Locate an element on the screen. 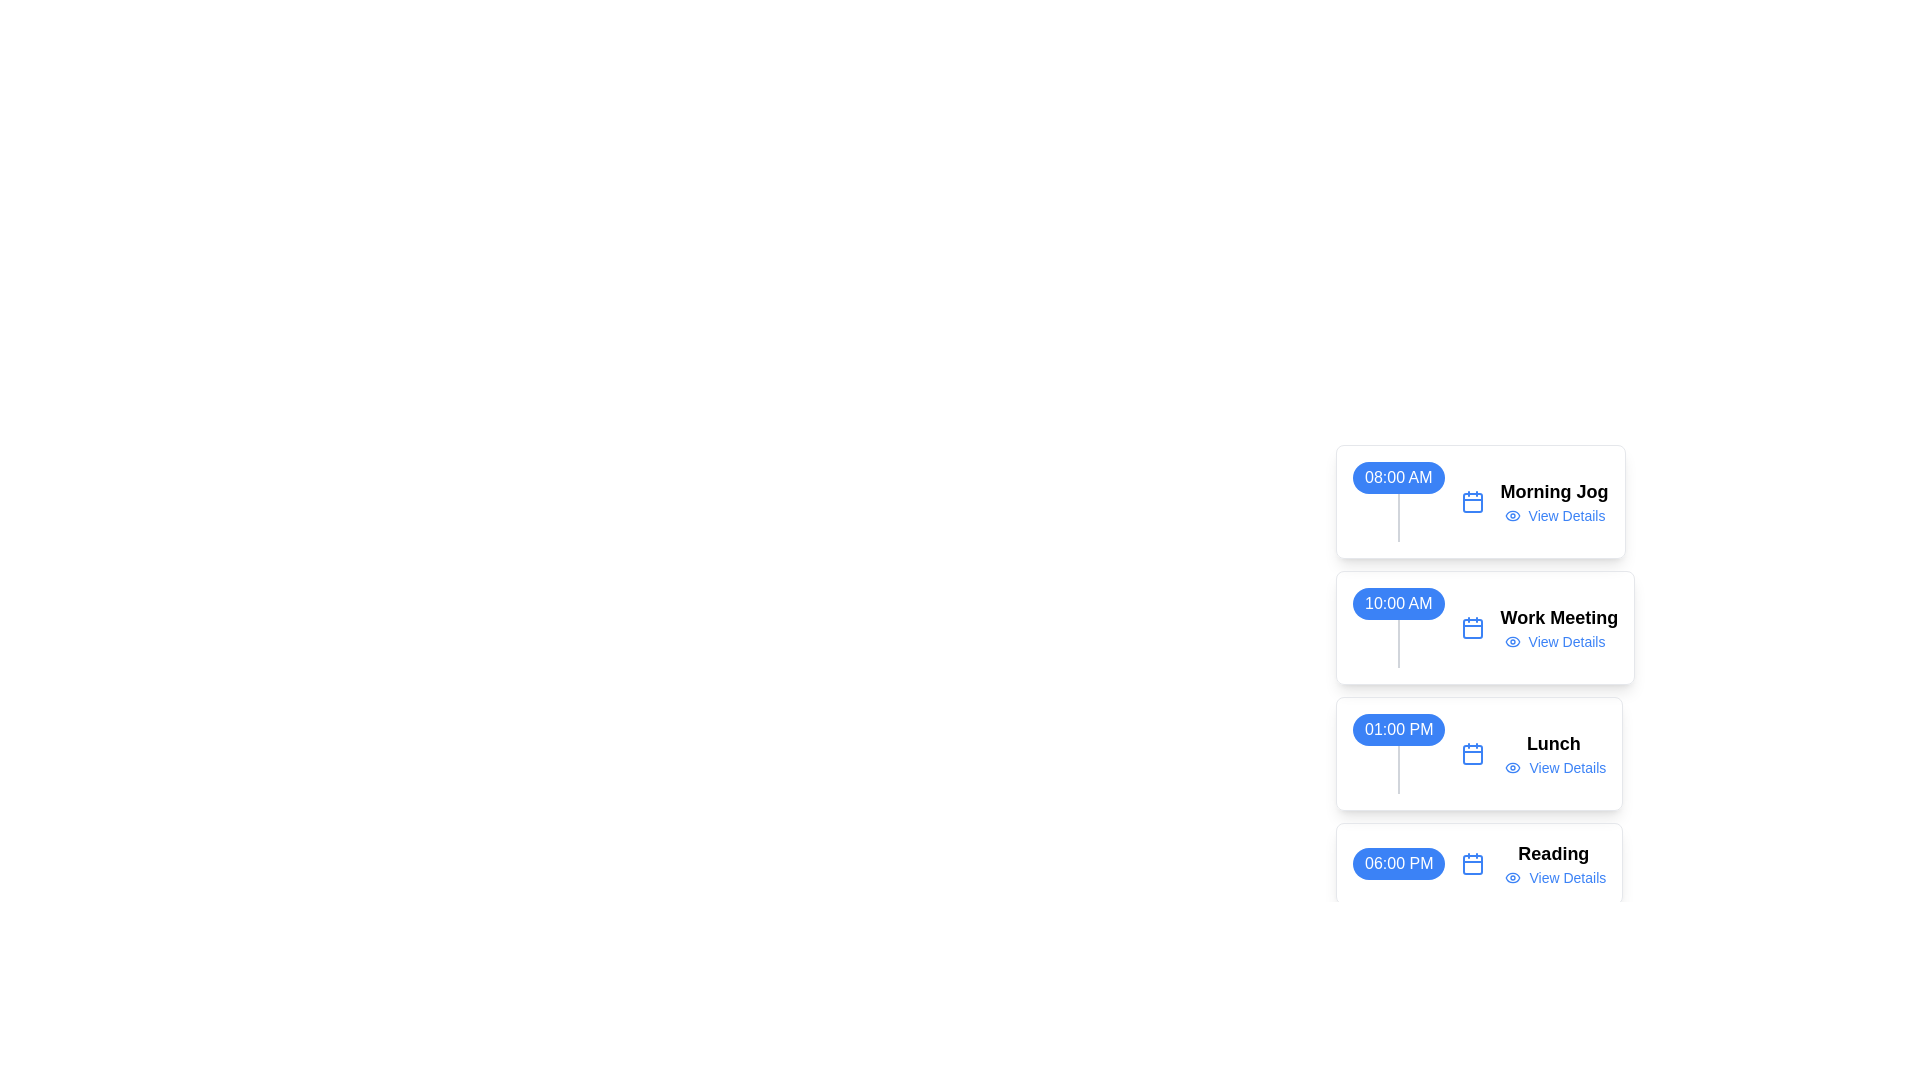  the first text label within the timeline interface that indicates the time 01:00 PM, which is the third element in the chronological sequence is located at coordinates (1398, 729).